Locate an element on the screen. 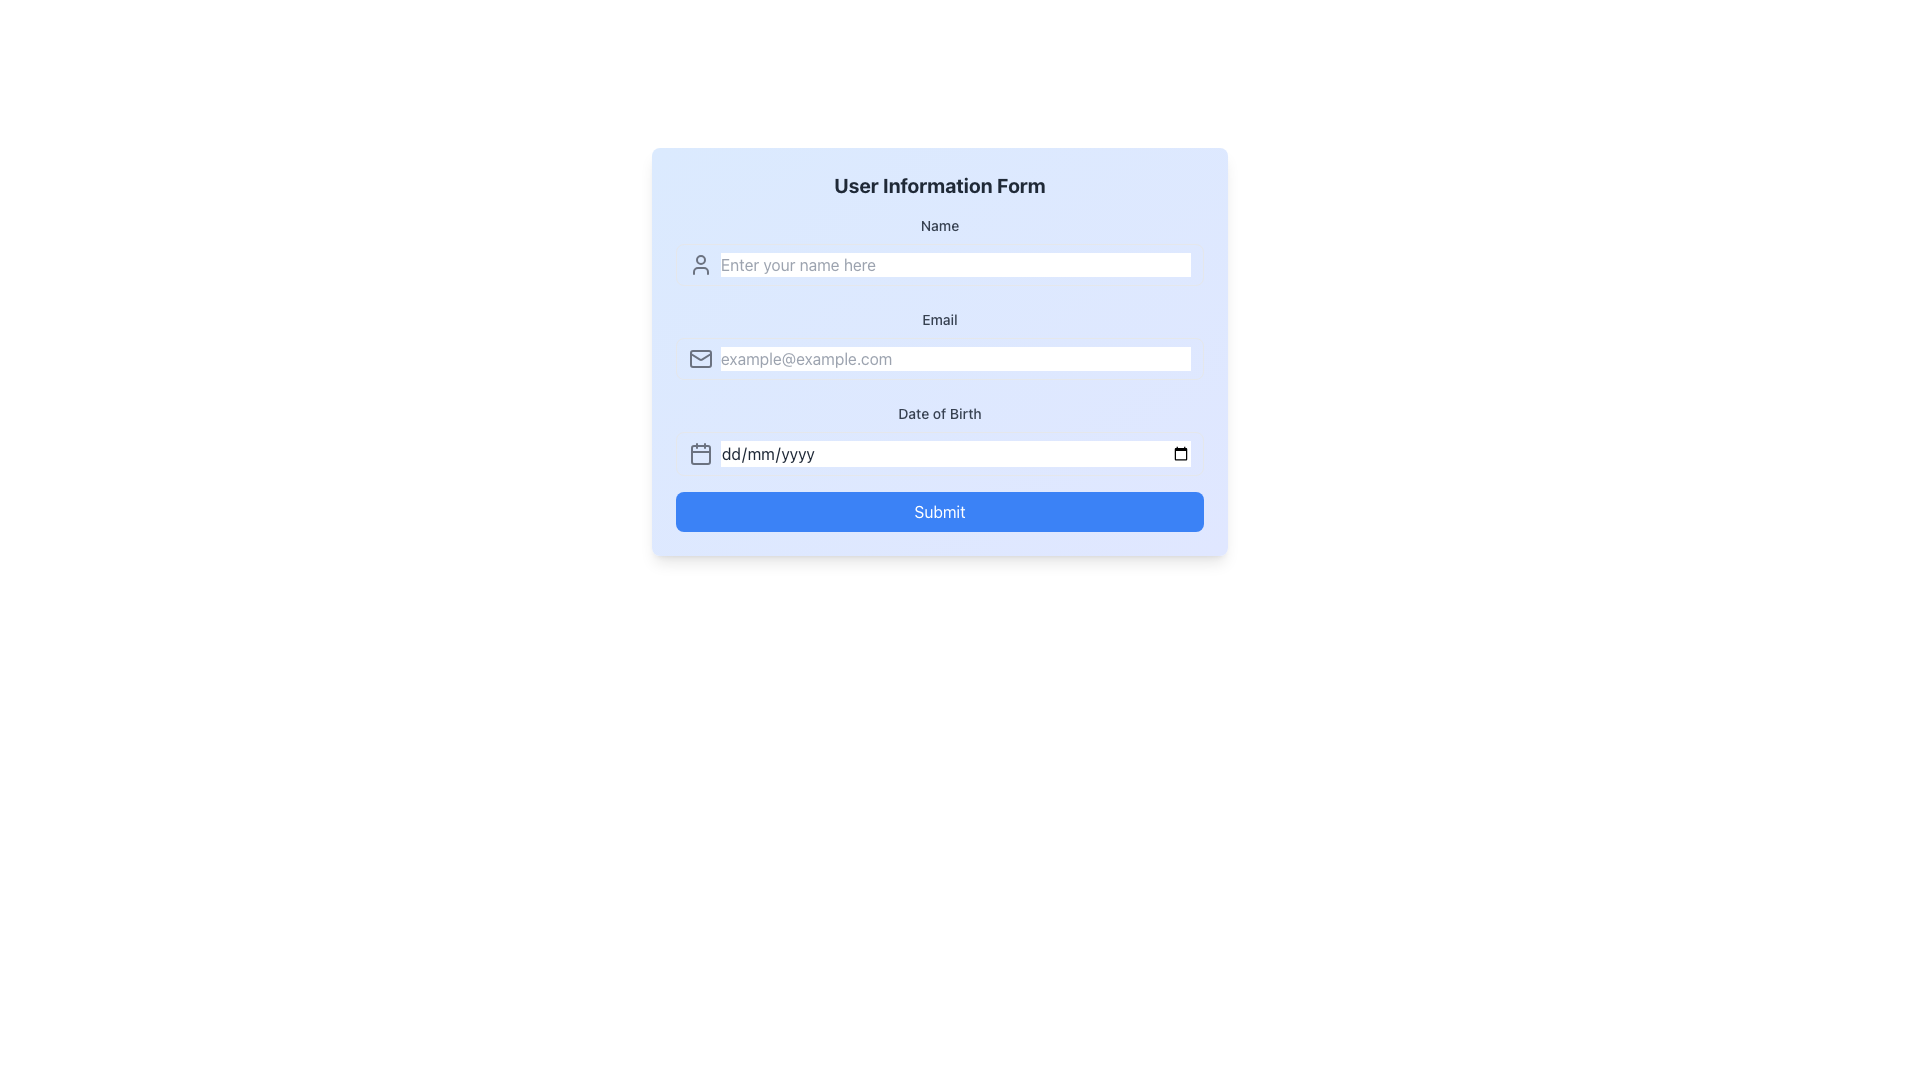 This screenshot has height=1080, width=1920. the 'Date of Birth' label, which is styled in a medium-sized sans-serif font and positioned above the date input field in the form interface is located at coordinates (939, 412).